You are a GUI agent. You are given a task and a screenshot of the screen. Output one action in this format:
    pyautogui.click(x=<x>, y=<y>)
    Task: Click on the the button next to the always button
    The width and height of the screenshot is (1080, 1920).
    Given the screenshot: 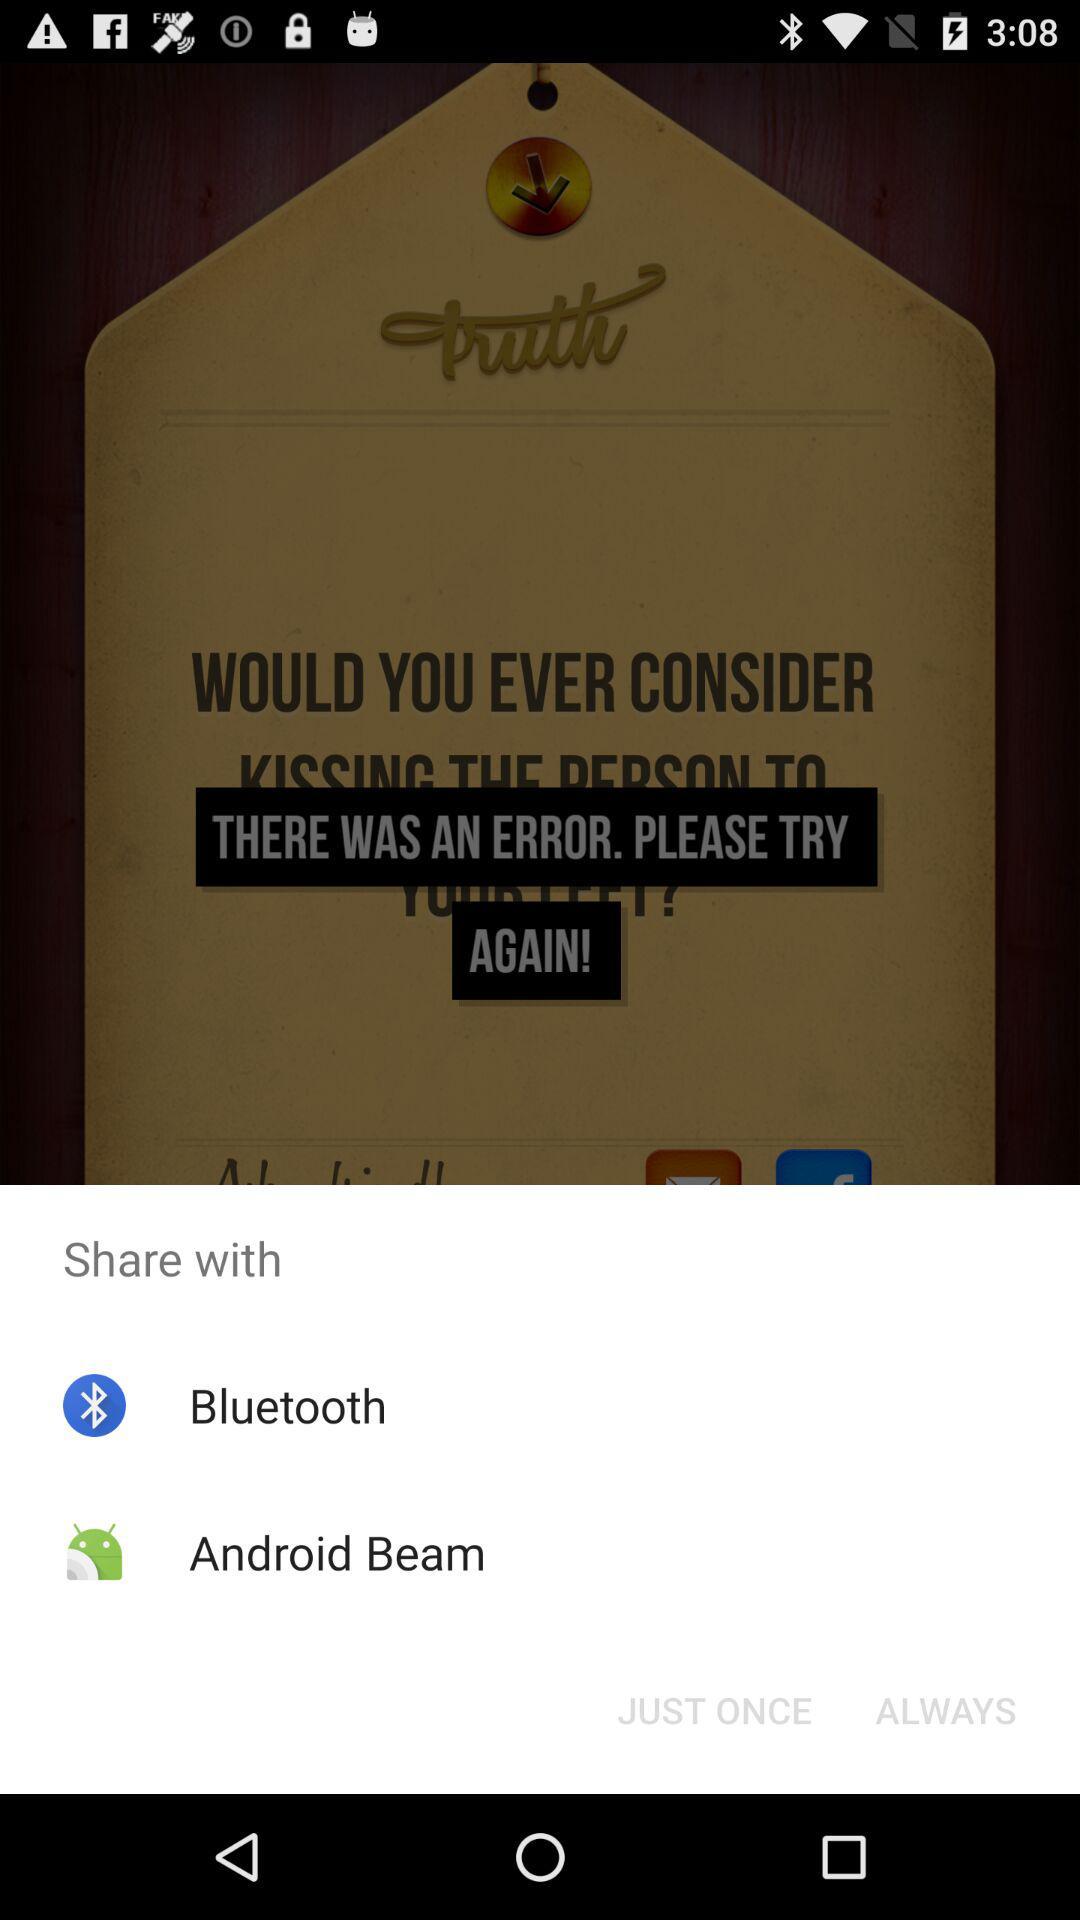 What is the action you would take?
    pyautogui.click(x=713, y=1708)
    